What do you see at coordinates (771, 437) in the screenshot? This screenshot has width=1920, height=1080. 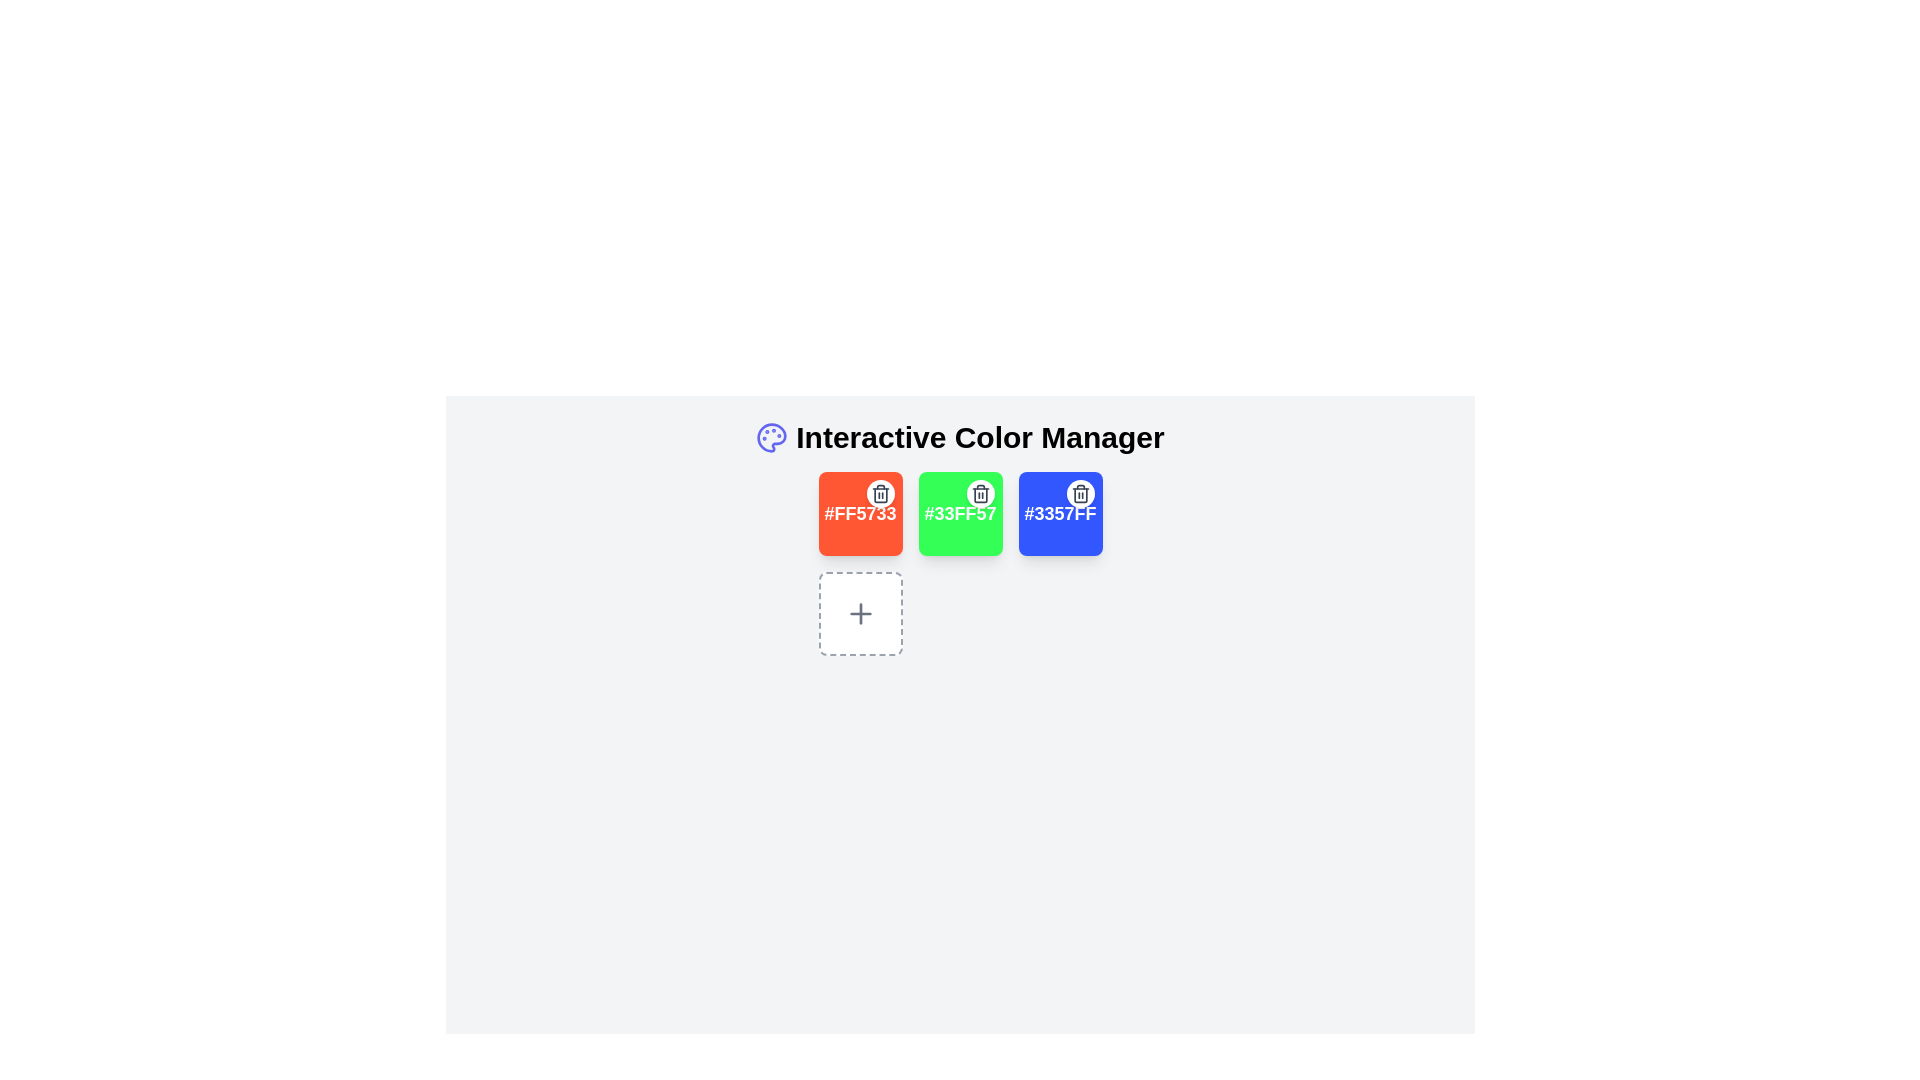 I see `decorative icon located to the left of the 'Interactive Color Manager' text in the header section of the interface` at bounding box center [771, 437].